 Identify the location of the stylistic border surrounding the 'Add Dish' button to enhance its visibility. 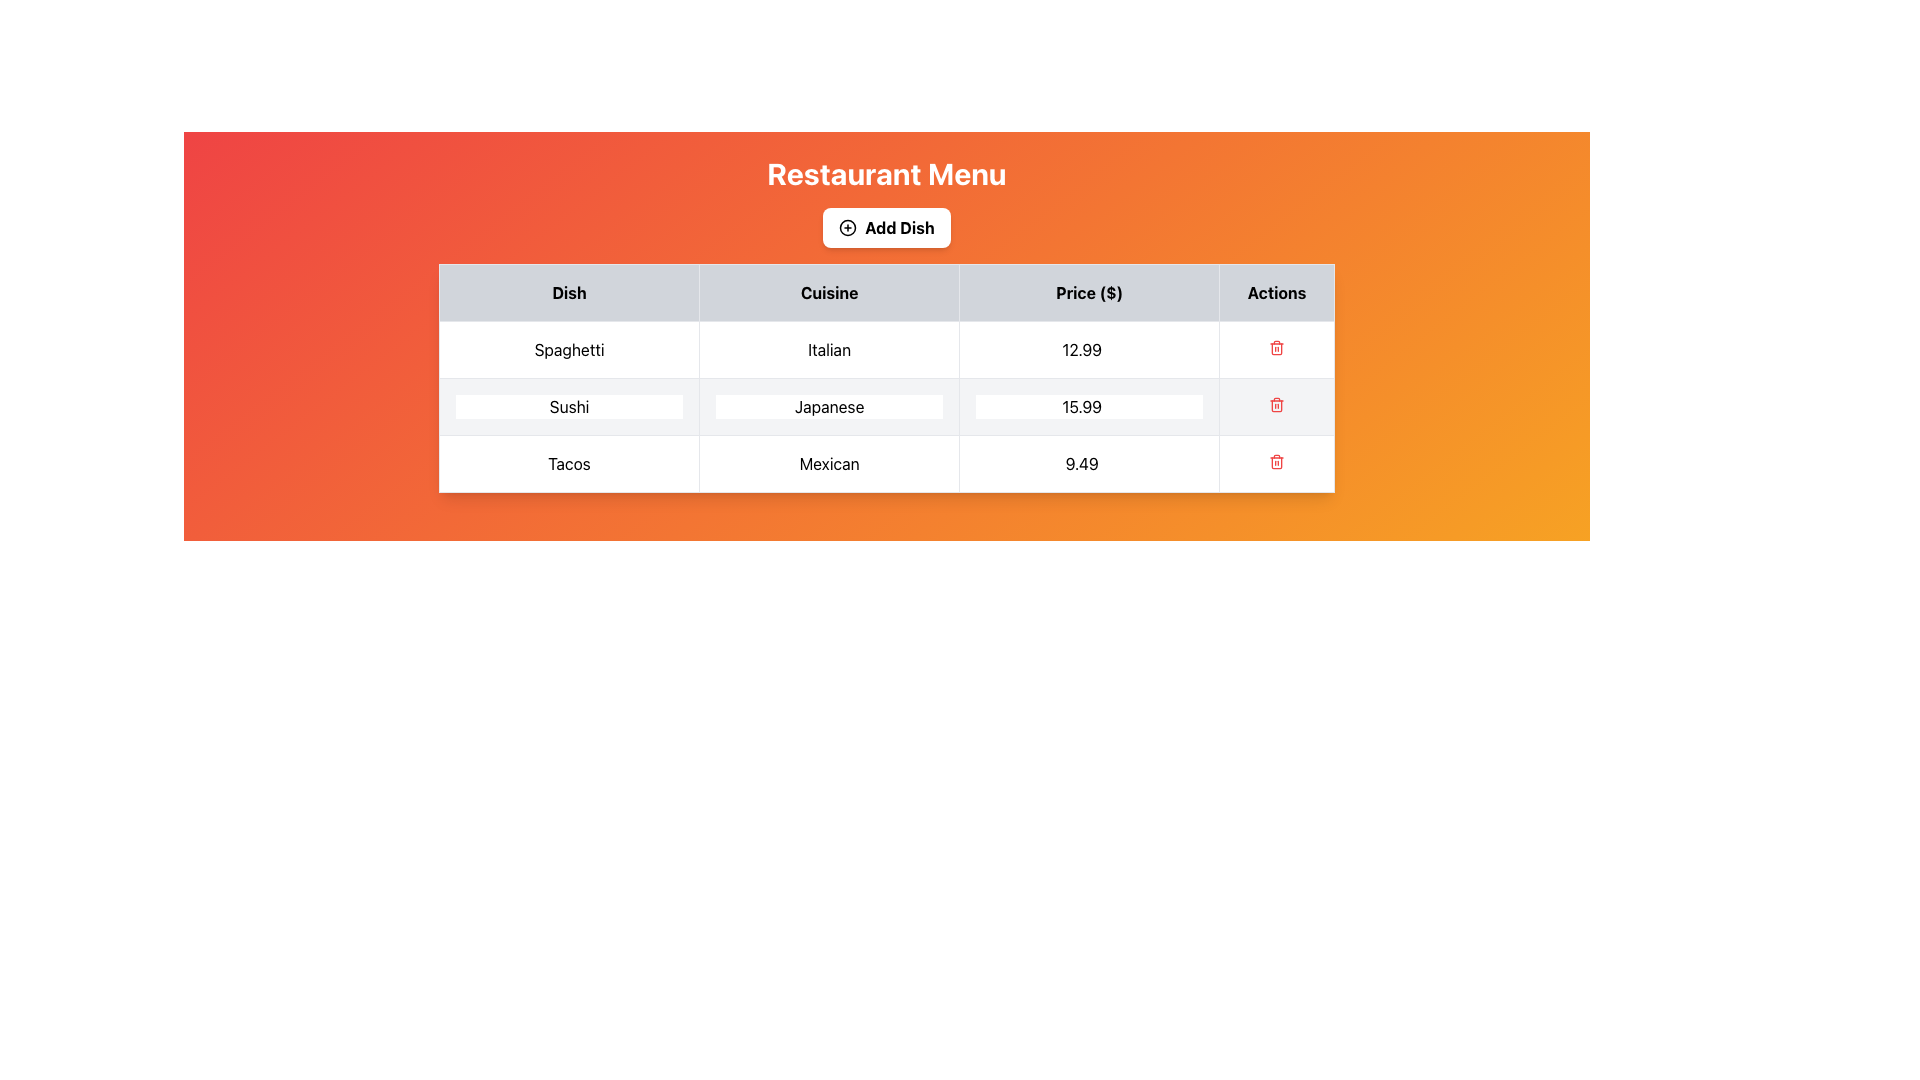
(848, 226).